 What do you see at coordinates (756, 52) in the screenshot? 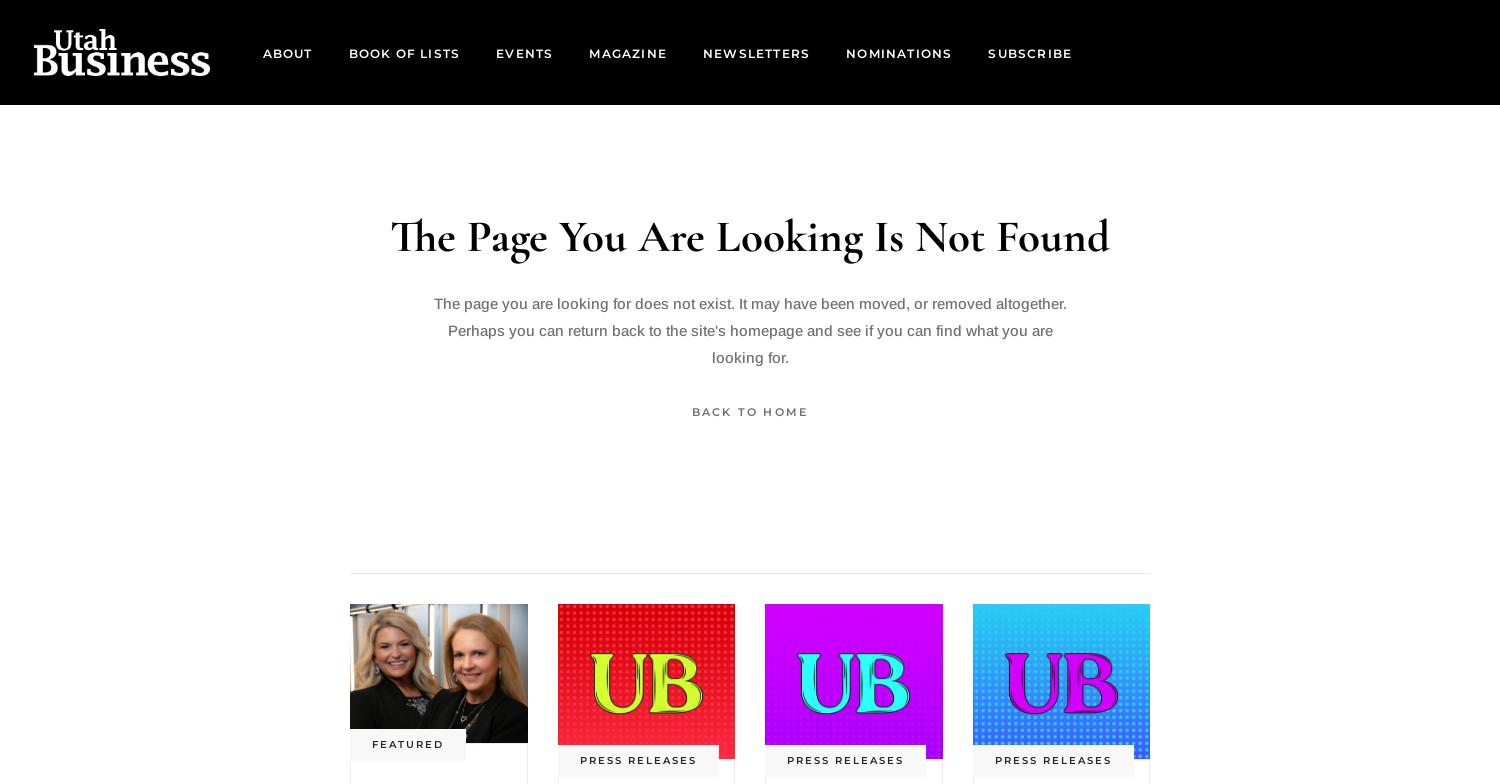
I see `'Newsletters'` at bounding box center [756, 52].